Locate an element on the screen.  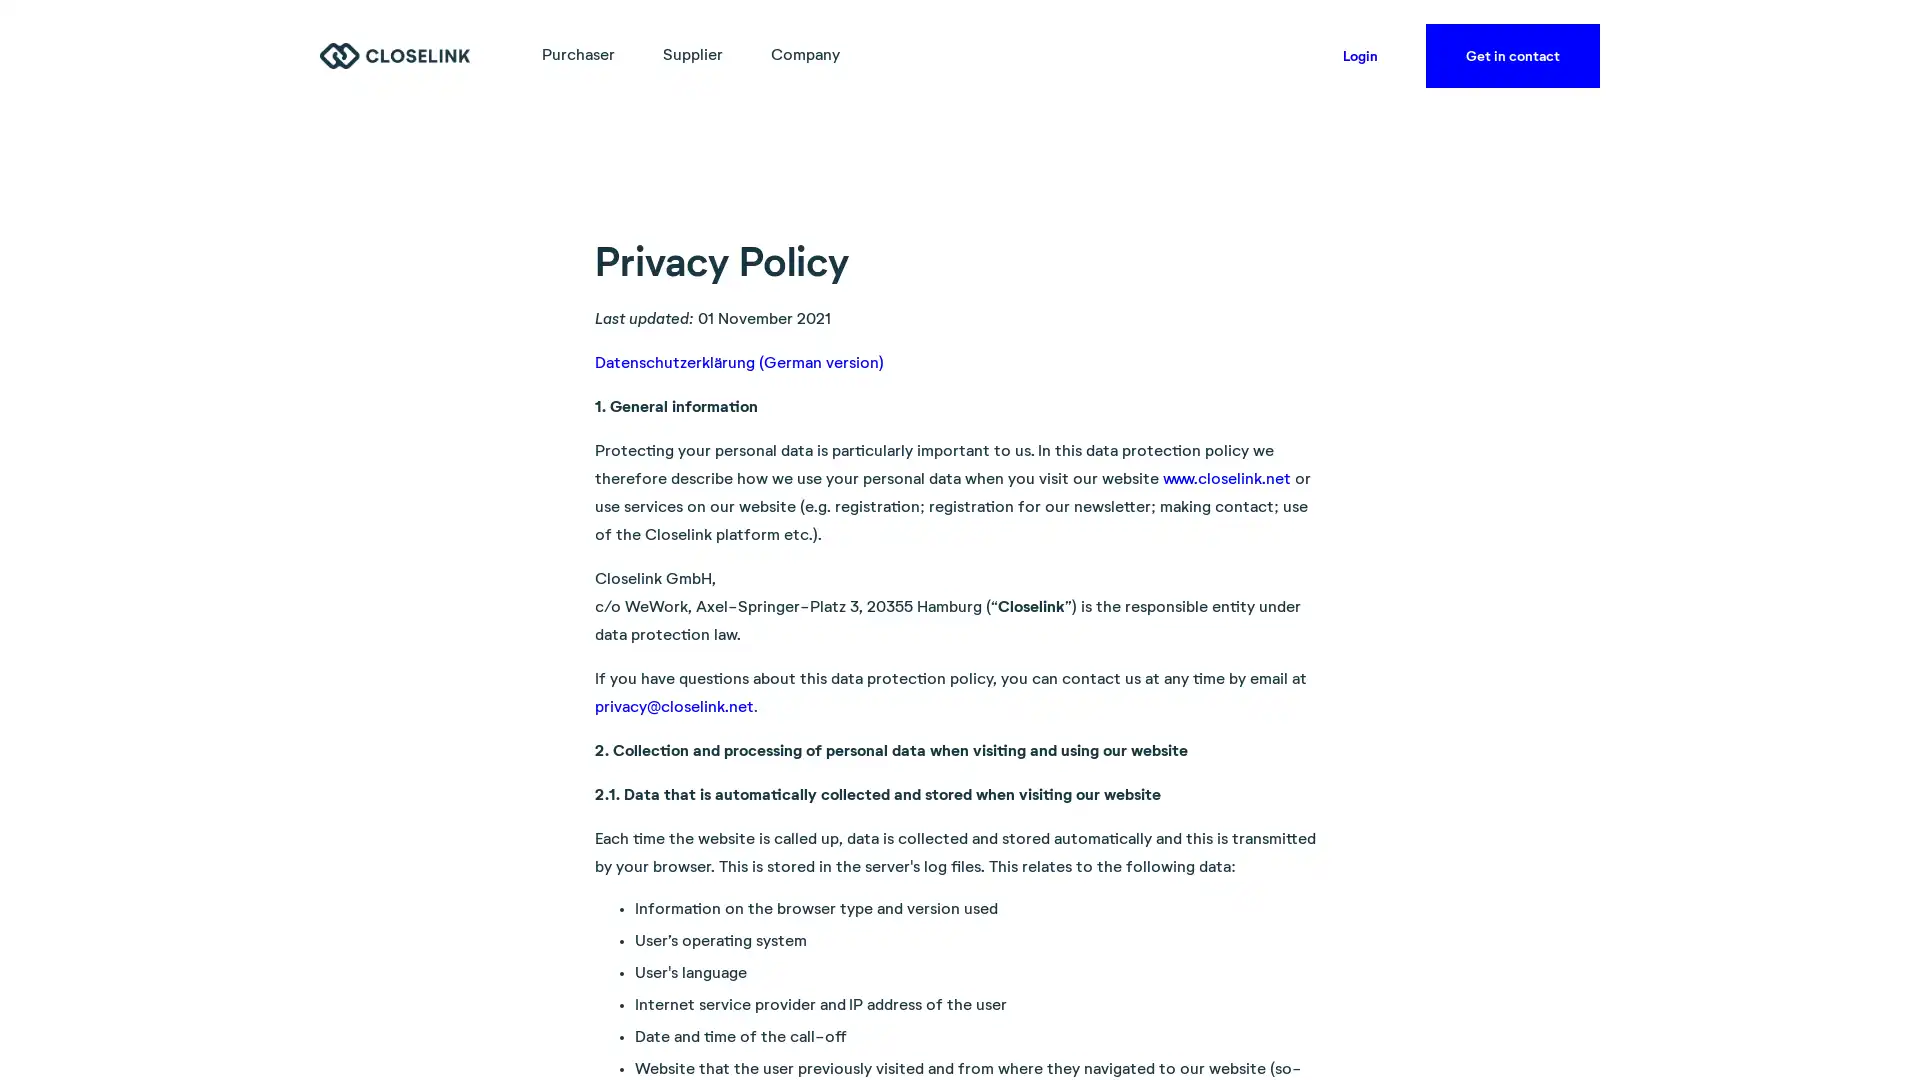
Accept all is located at coordinates (1091, 697).